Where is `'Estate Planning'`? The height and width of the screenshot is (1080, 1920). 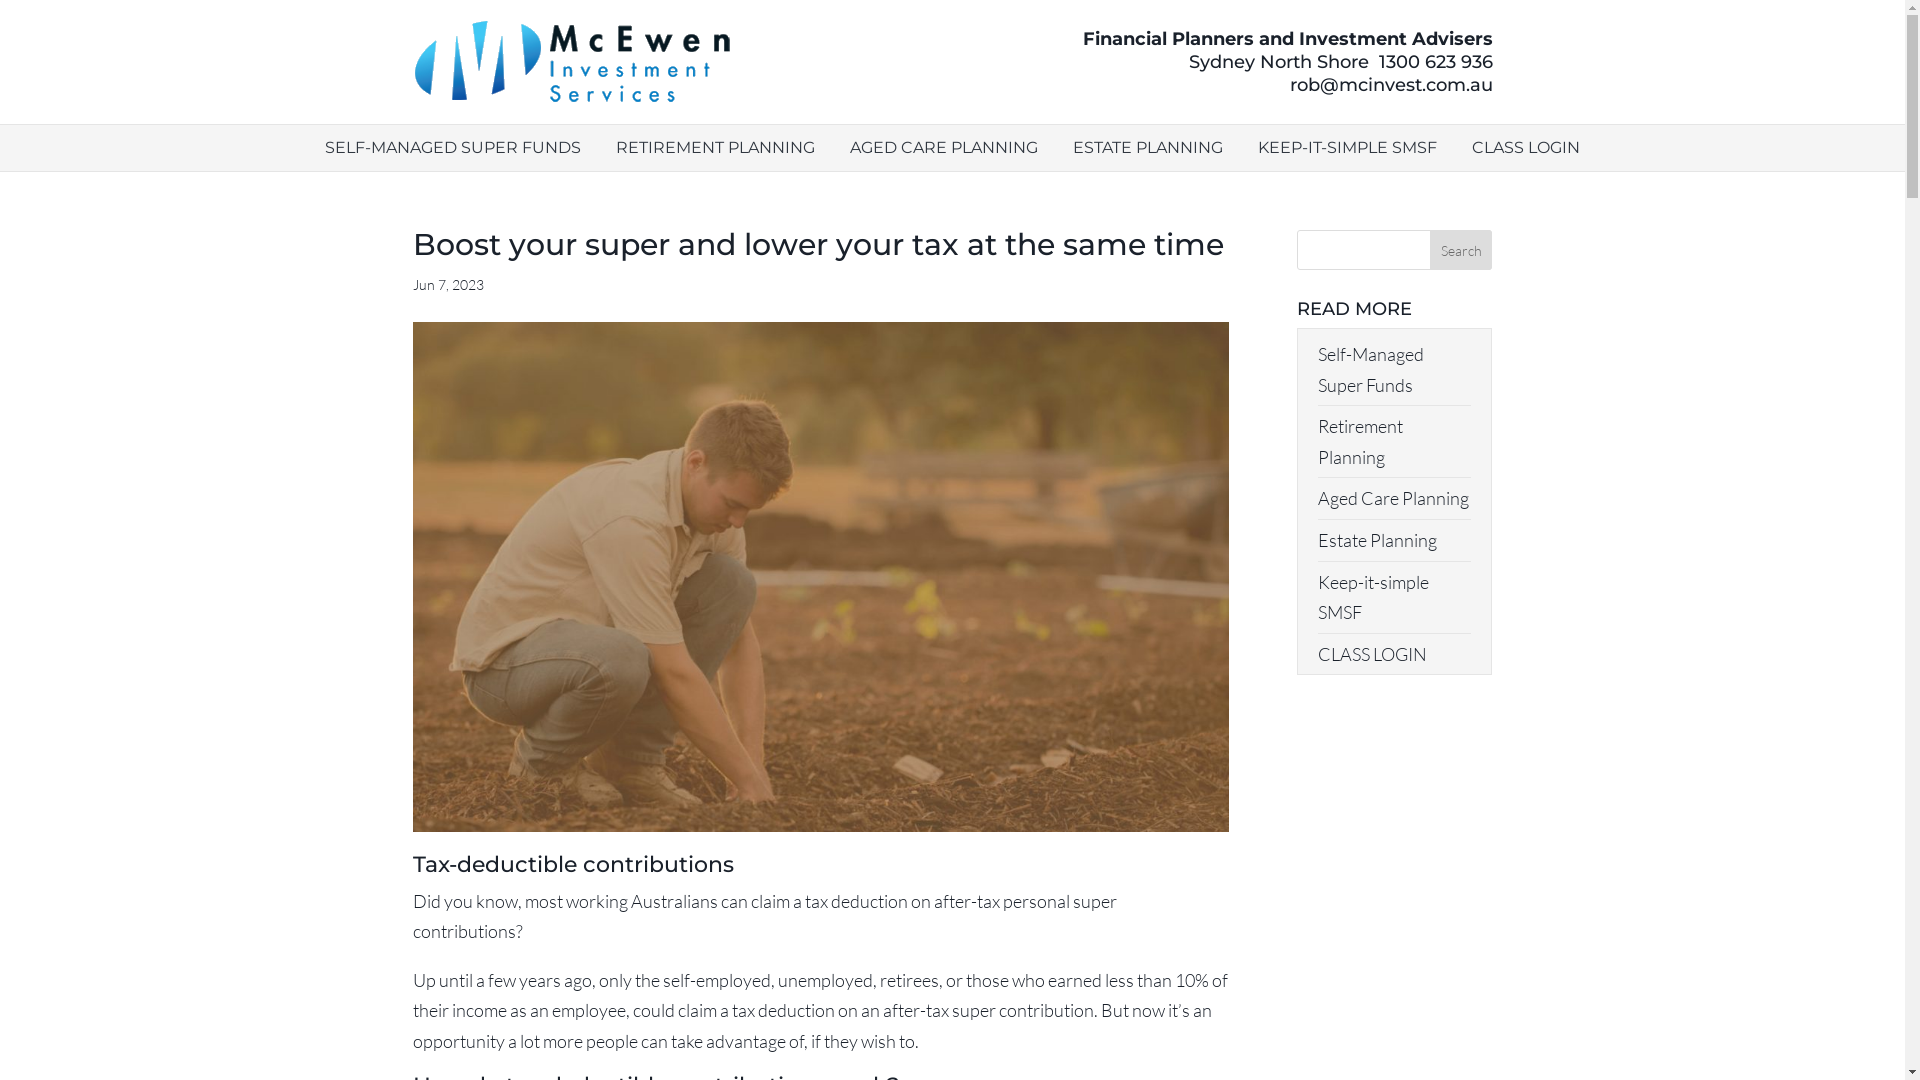
'Estate Planning' is located at coordinates (1376, 540).